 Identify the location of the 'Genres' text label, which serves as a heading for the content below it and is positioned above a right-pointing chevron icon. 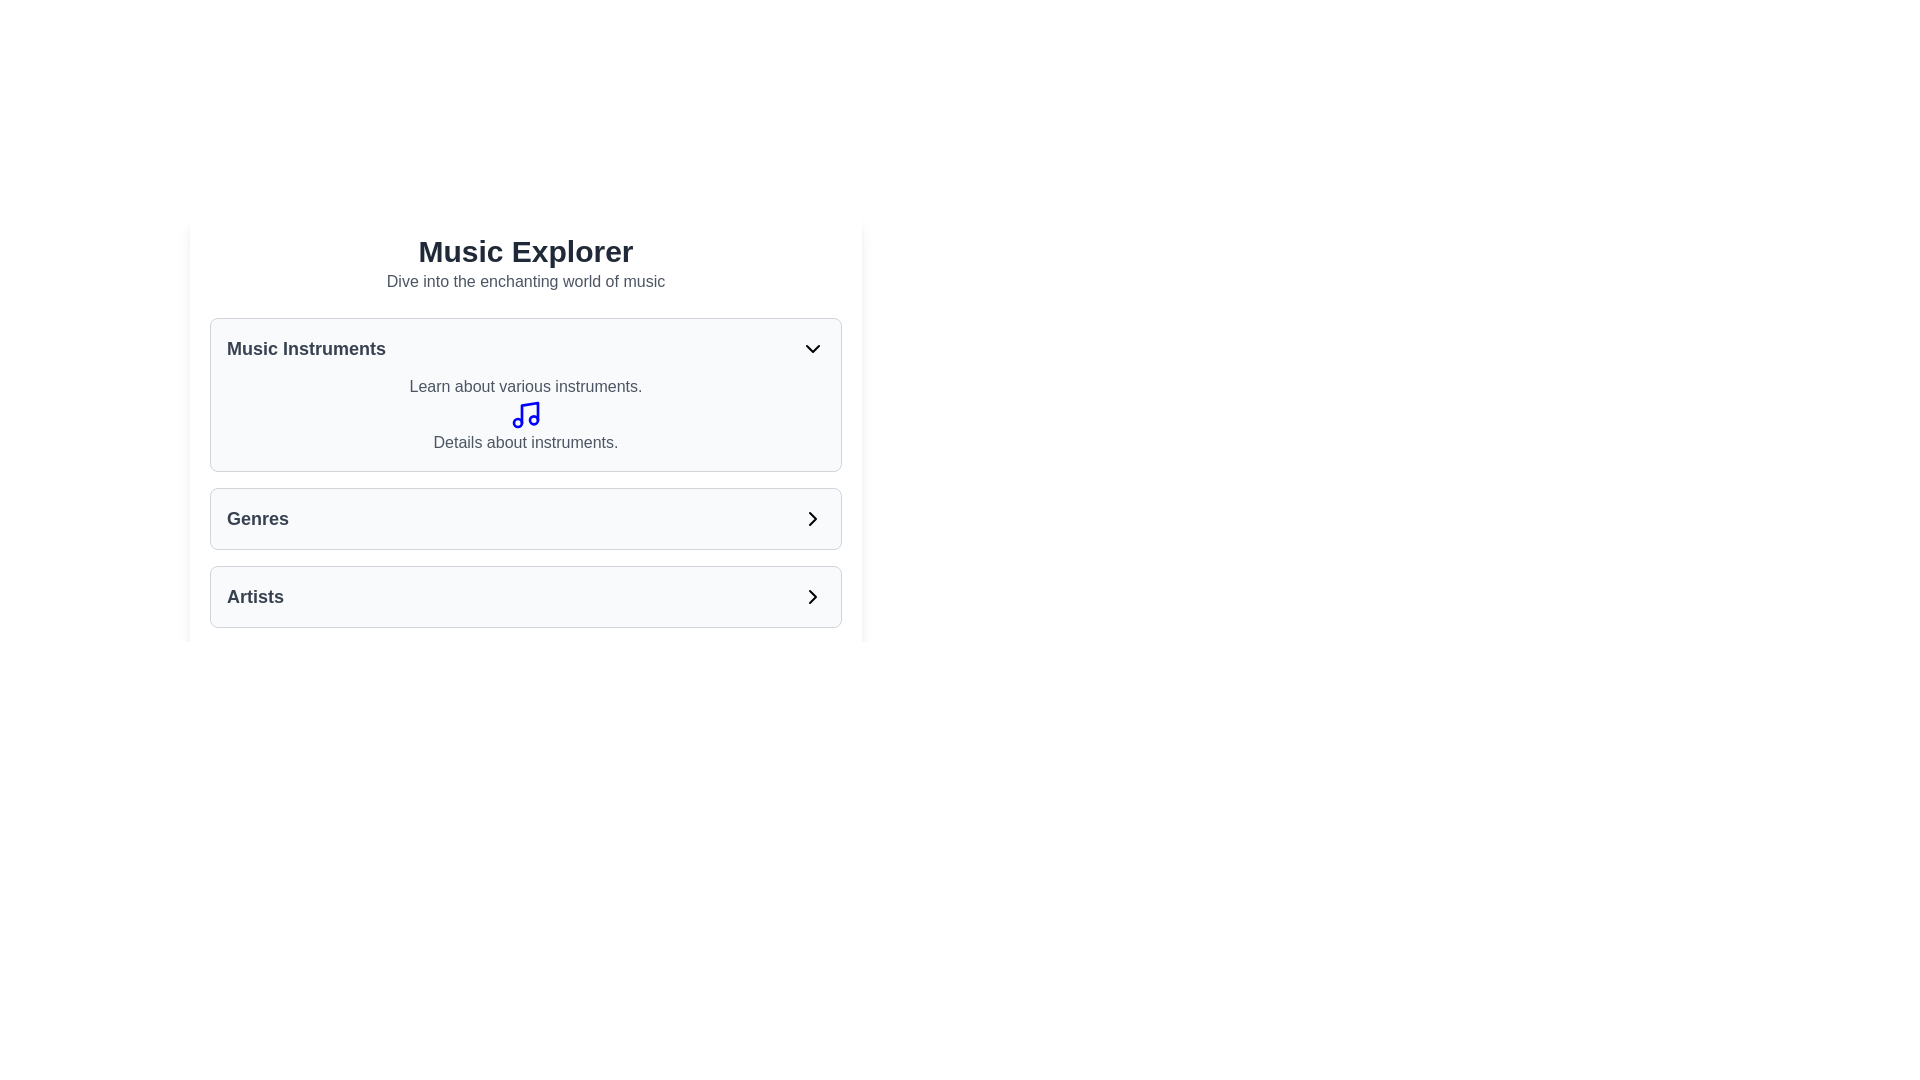
(257, 518).